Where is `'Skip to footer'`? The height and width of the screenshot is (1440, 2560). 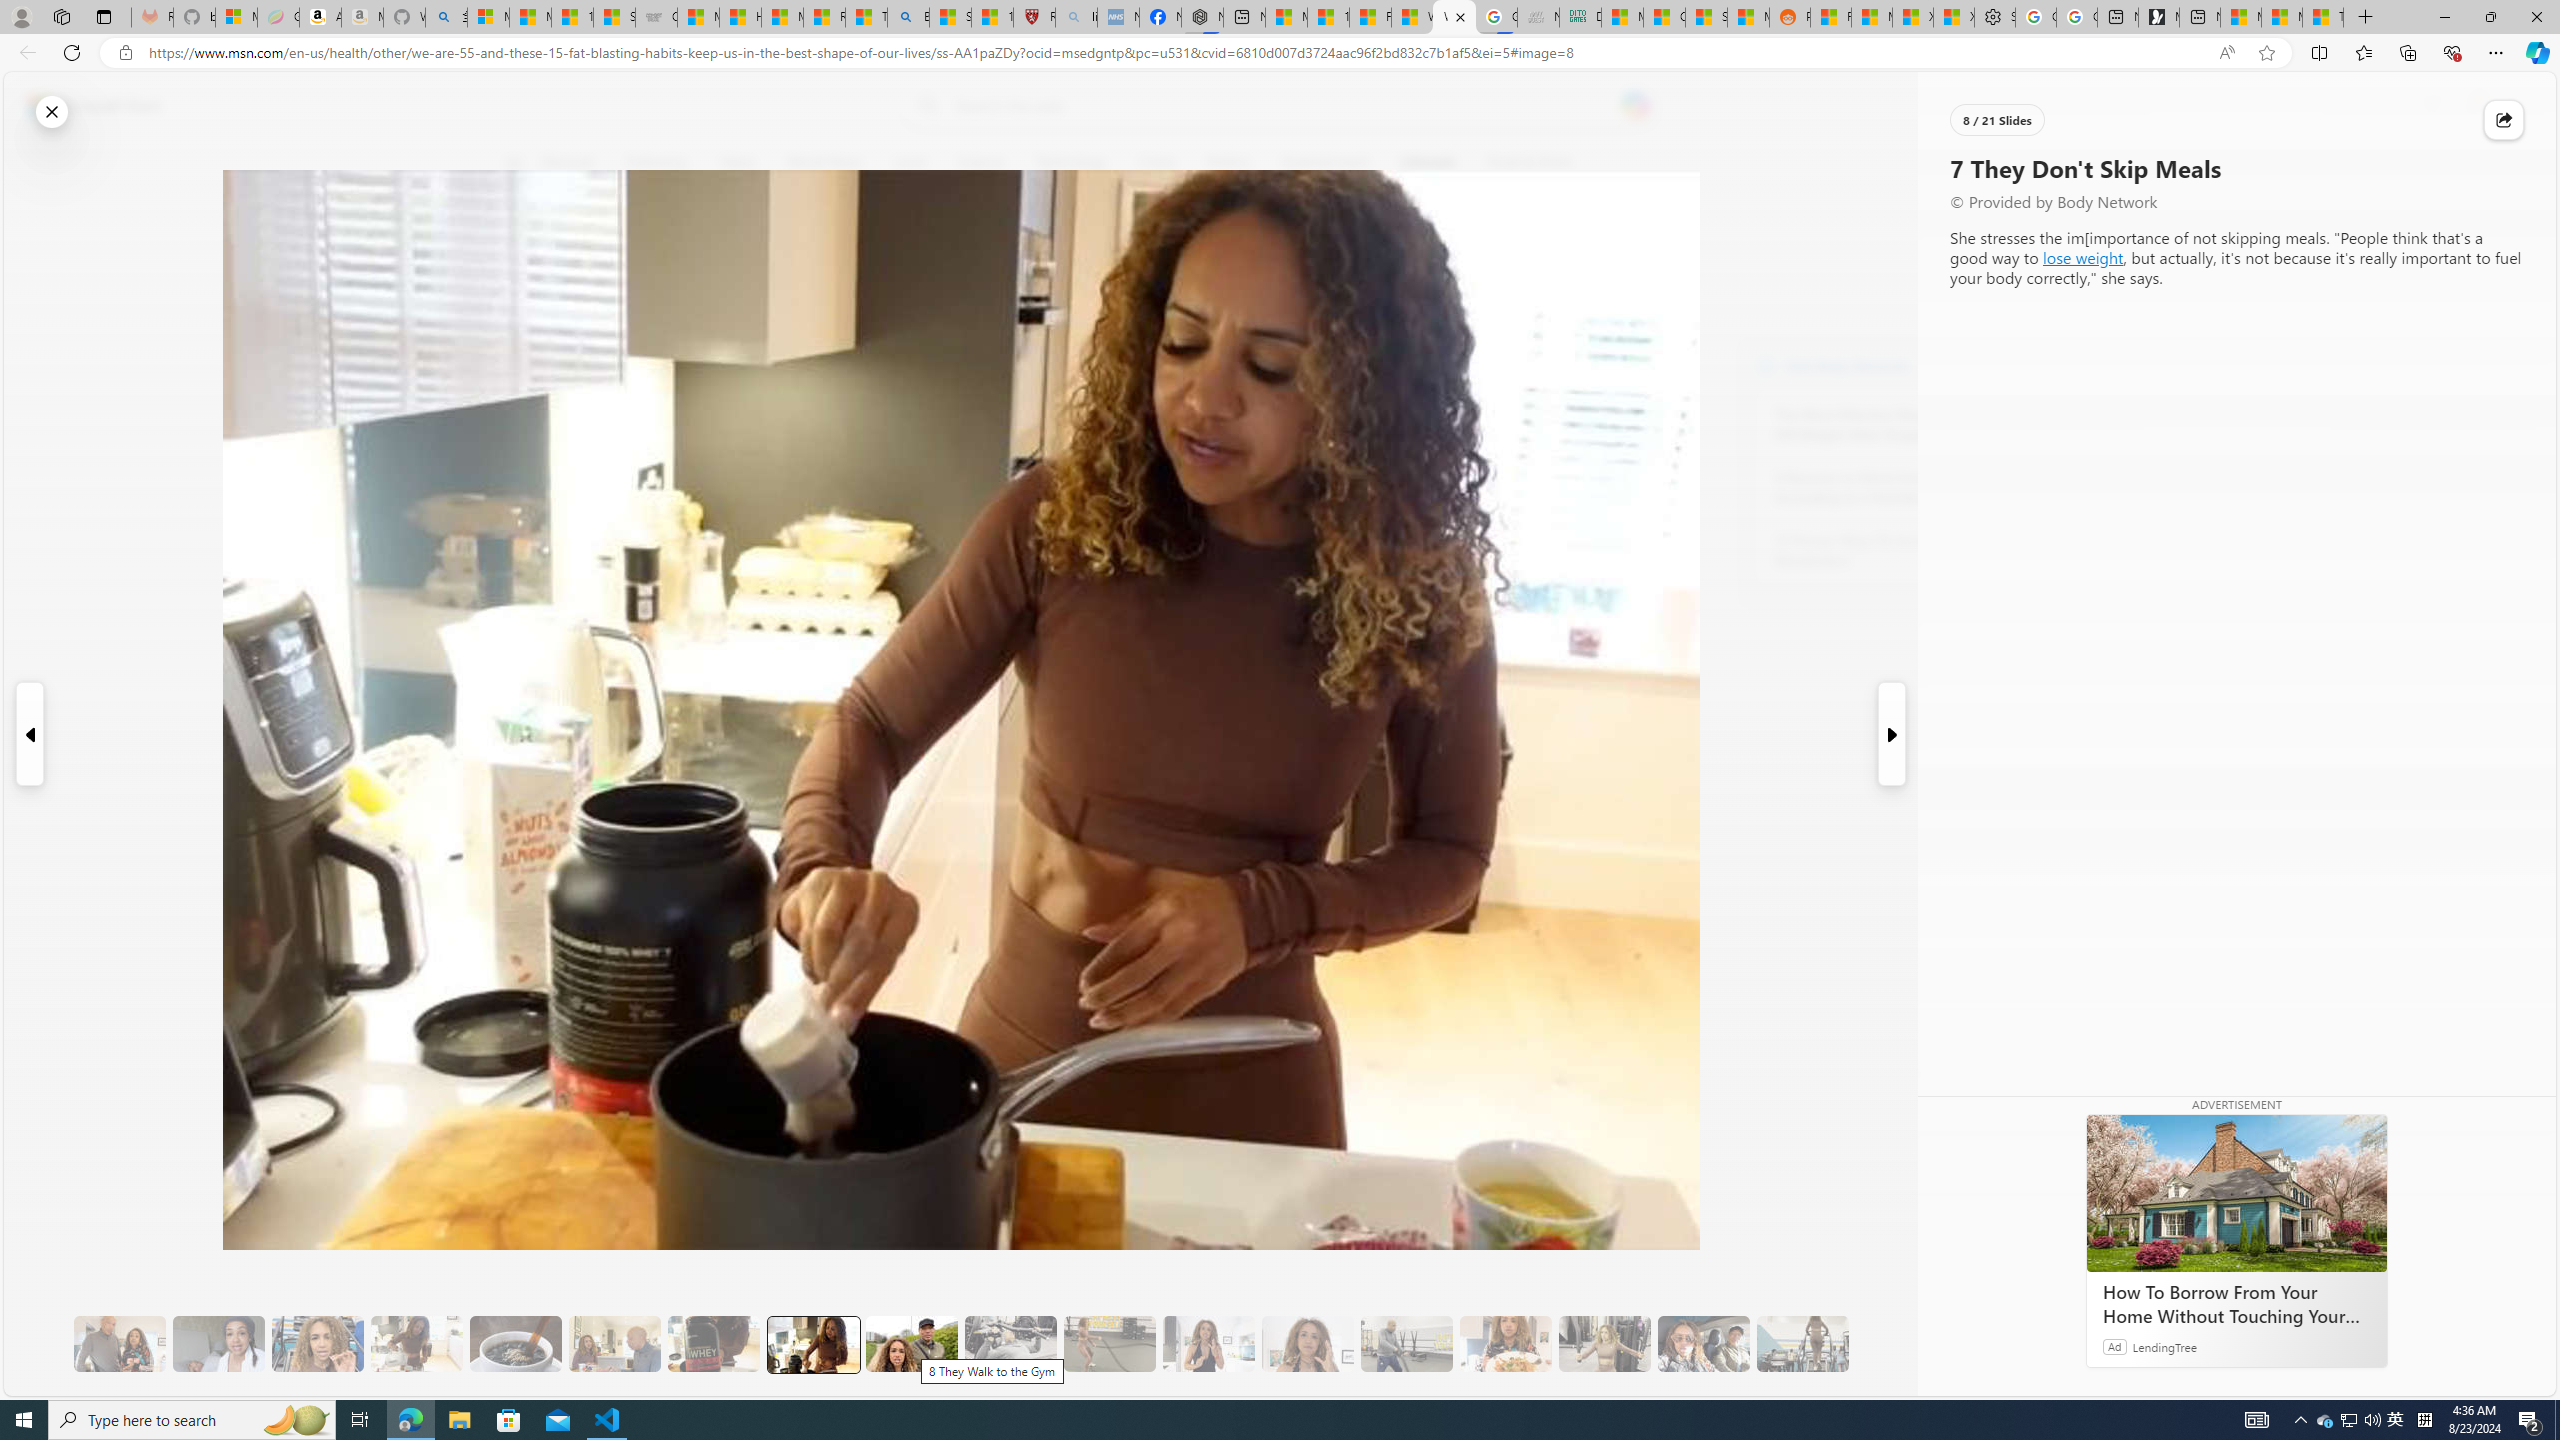
'Skip to footer' is located at coordinates (81, 104).